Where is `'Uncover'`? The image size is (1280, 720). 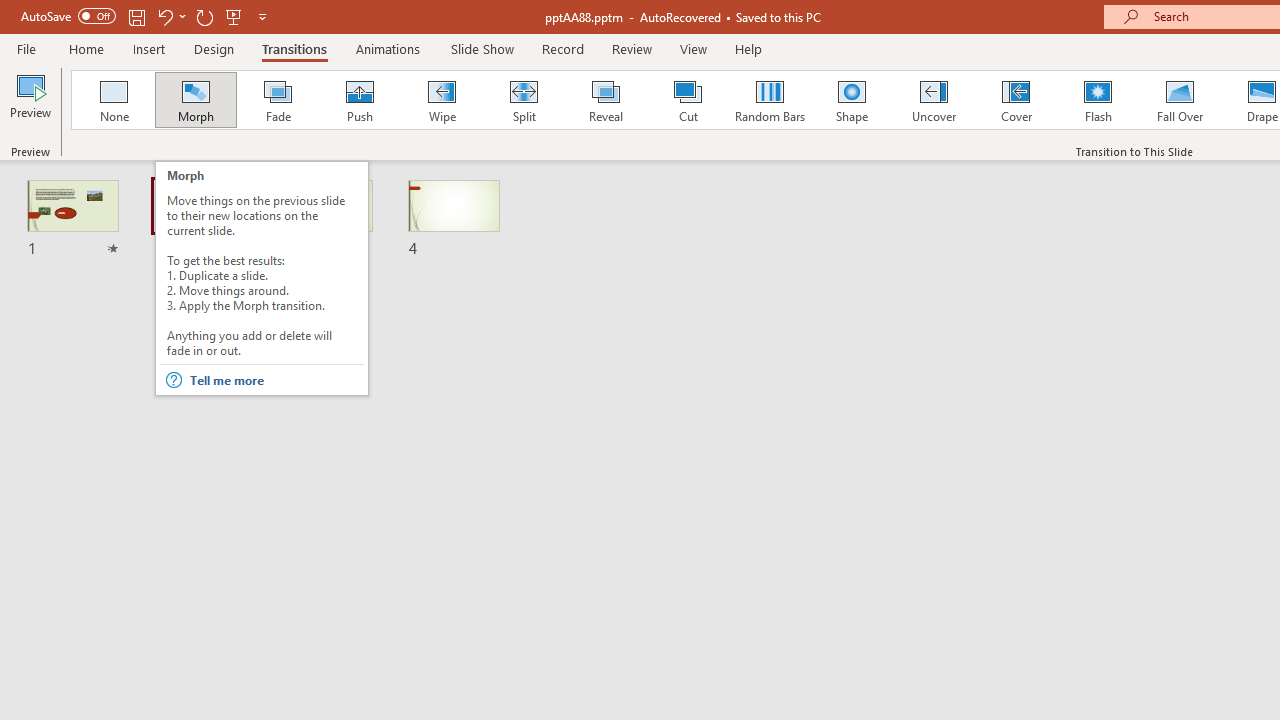
'Uncover' is located at coordinates (933, 100).